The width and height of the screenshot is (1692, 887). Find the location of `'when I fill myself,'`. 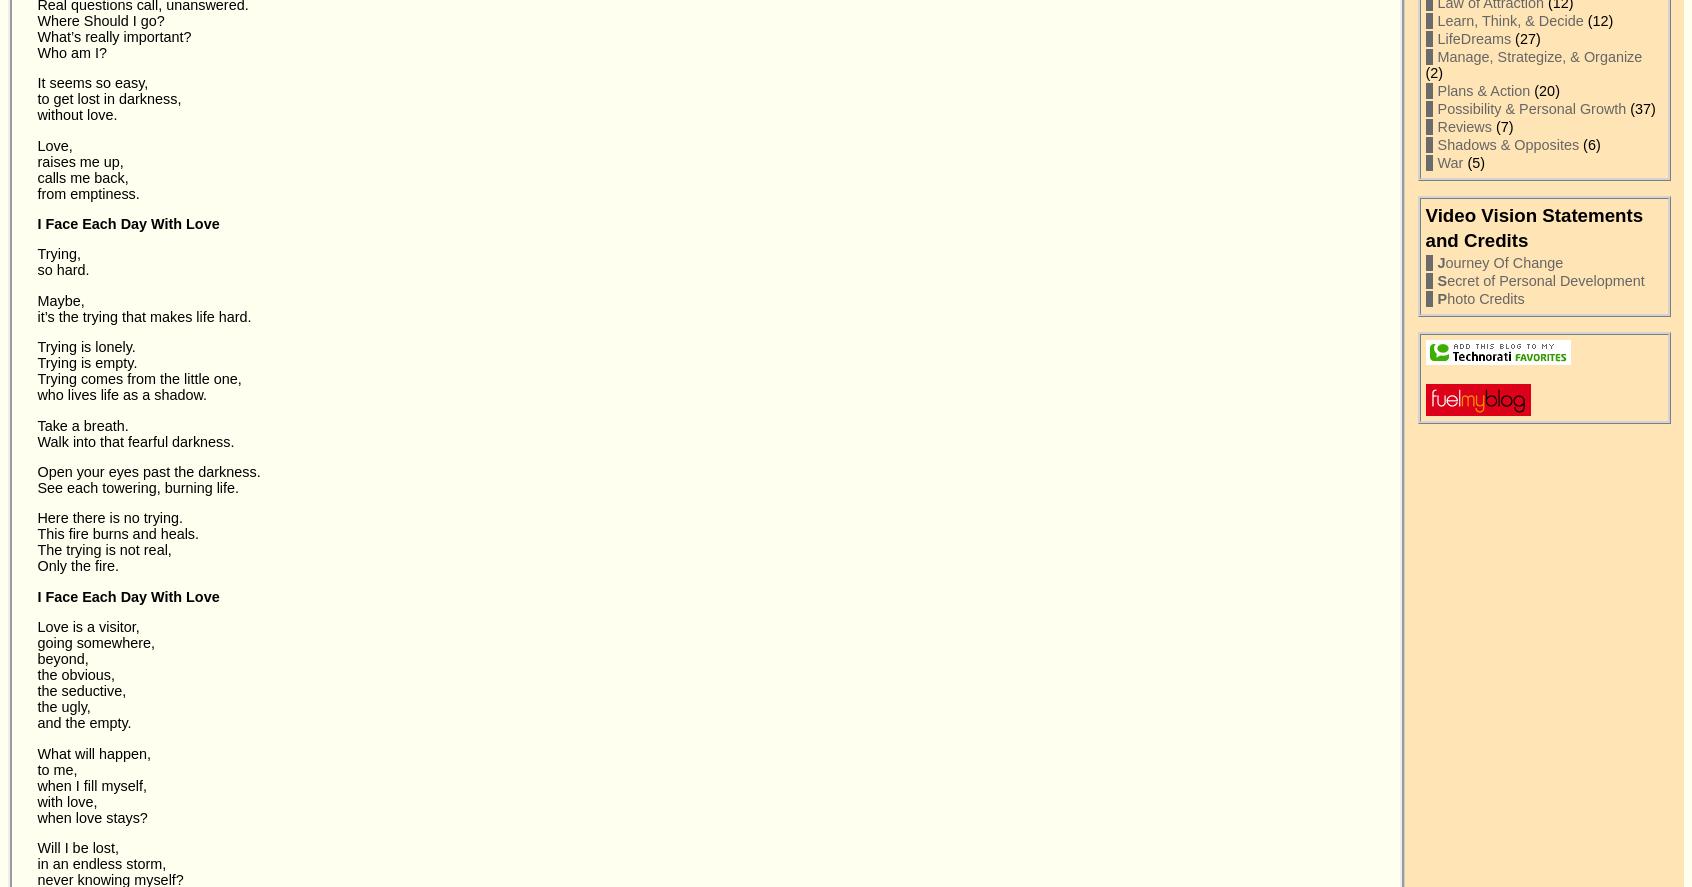

'when I fill myself,' is located at coordinates (92, 783).